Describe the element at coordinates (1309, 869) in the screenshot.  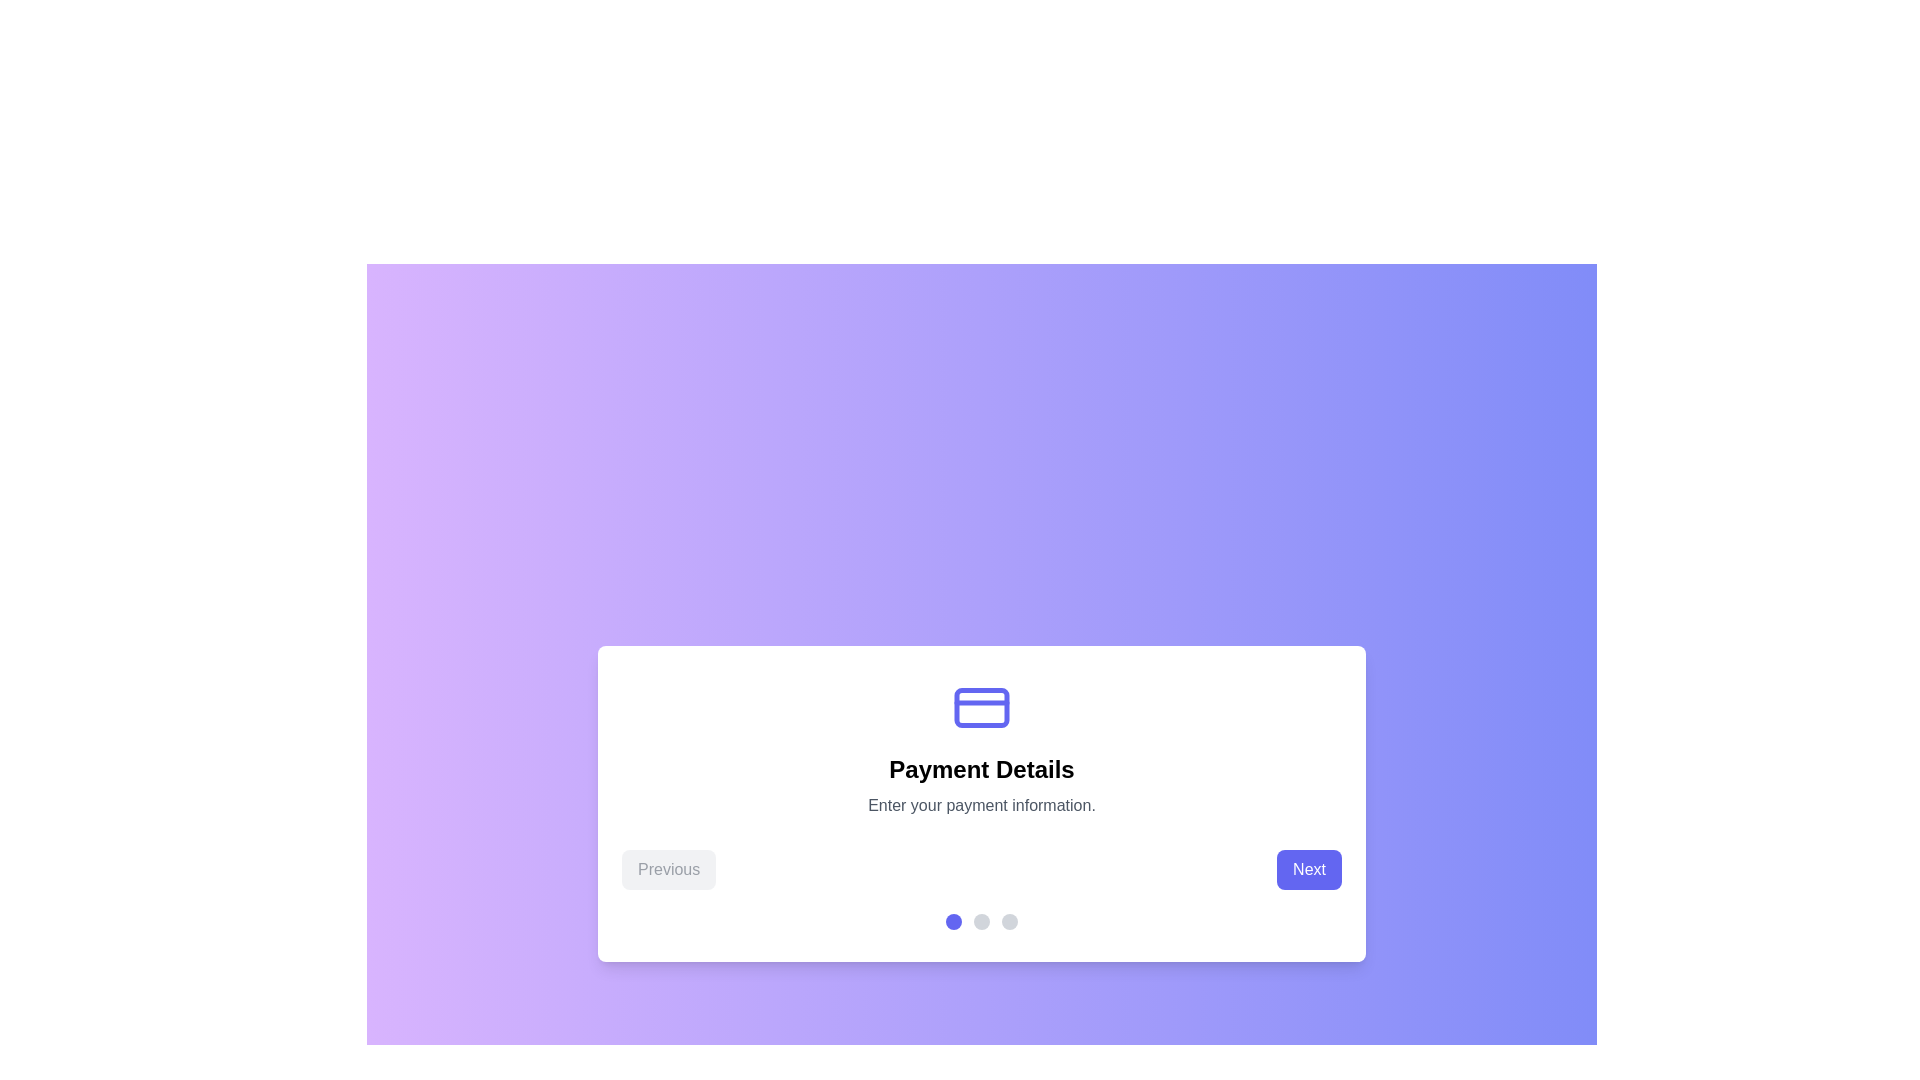
I see `'Next' button to proceed to the next step in the checkout process` at that location.